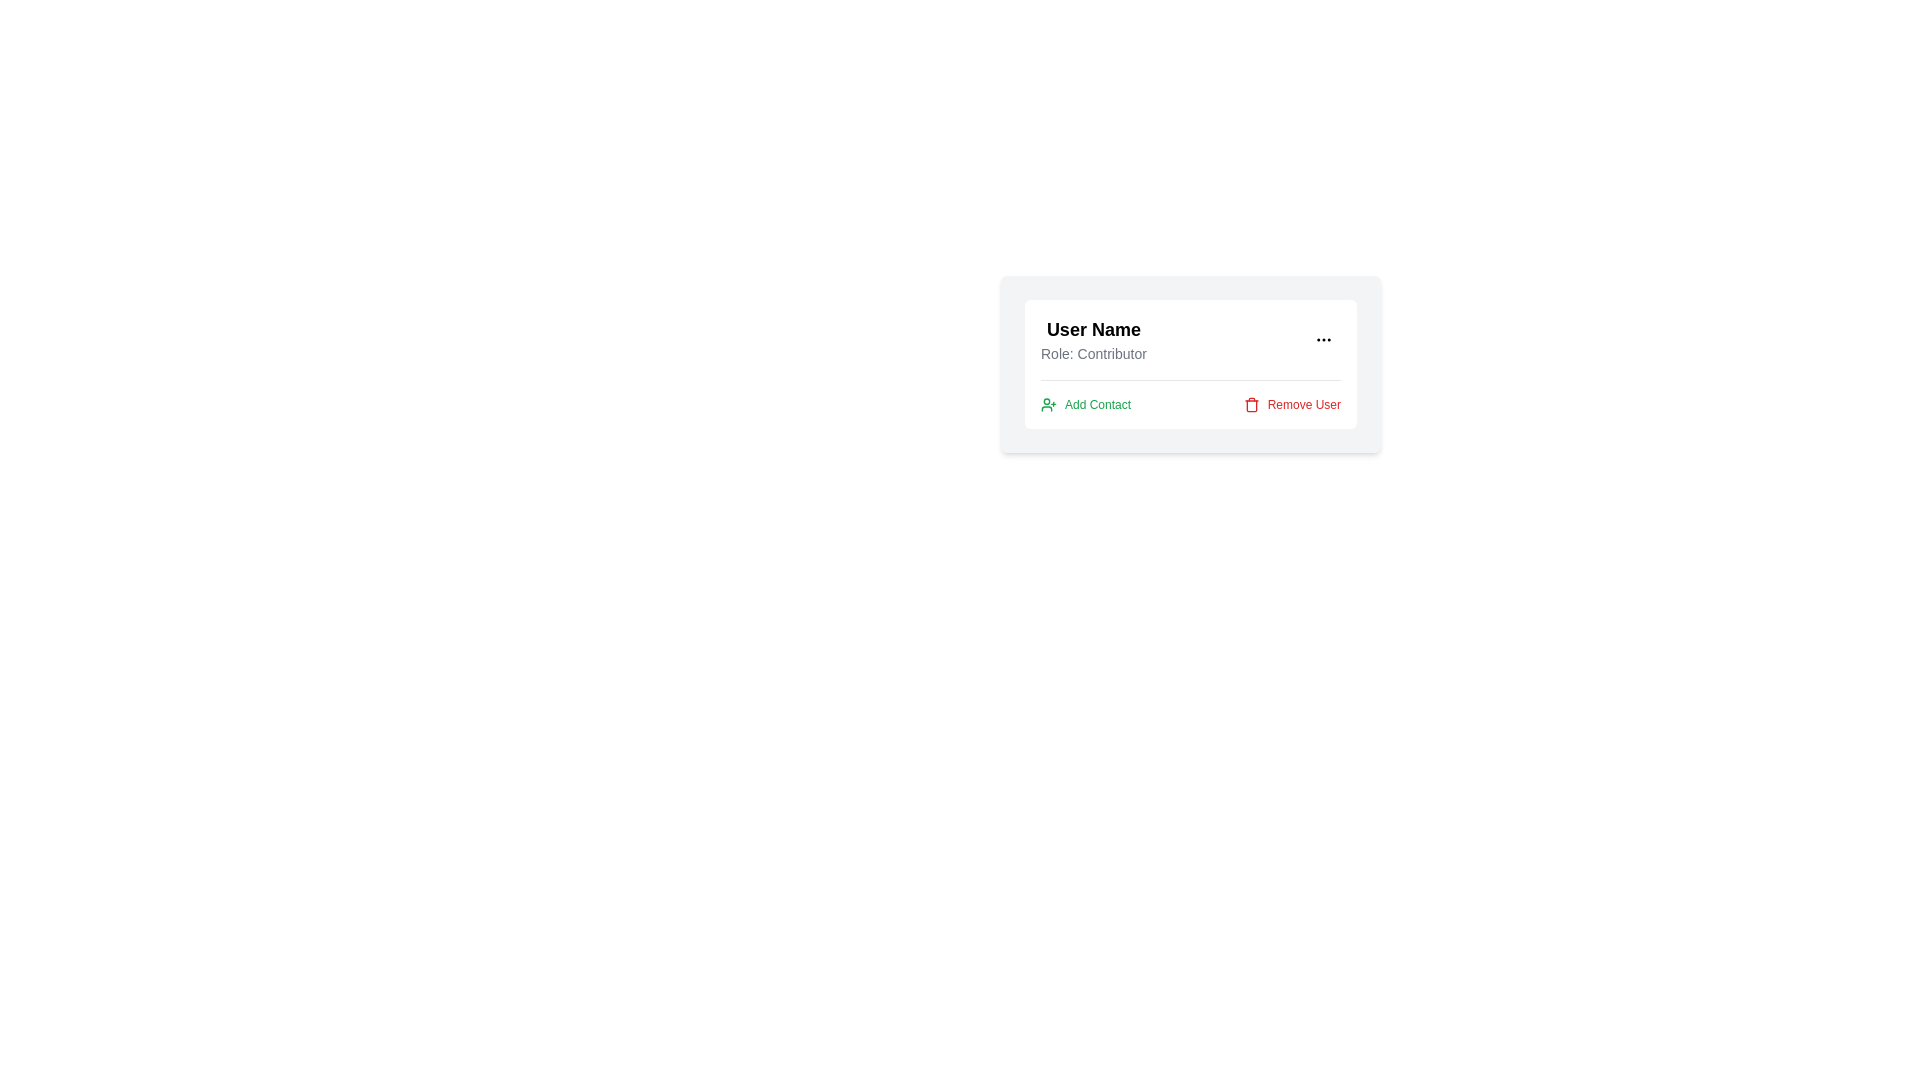 Image resolution: width=1920 pixels, height=1080 pixels. Describe the element at coordinates (1292, 405) in the screenshot. I see `the button intended for removing a user from the list, located to the right of the 'Add Contact' button, to observe tooltips or style changes` at that location.